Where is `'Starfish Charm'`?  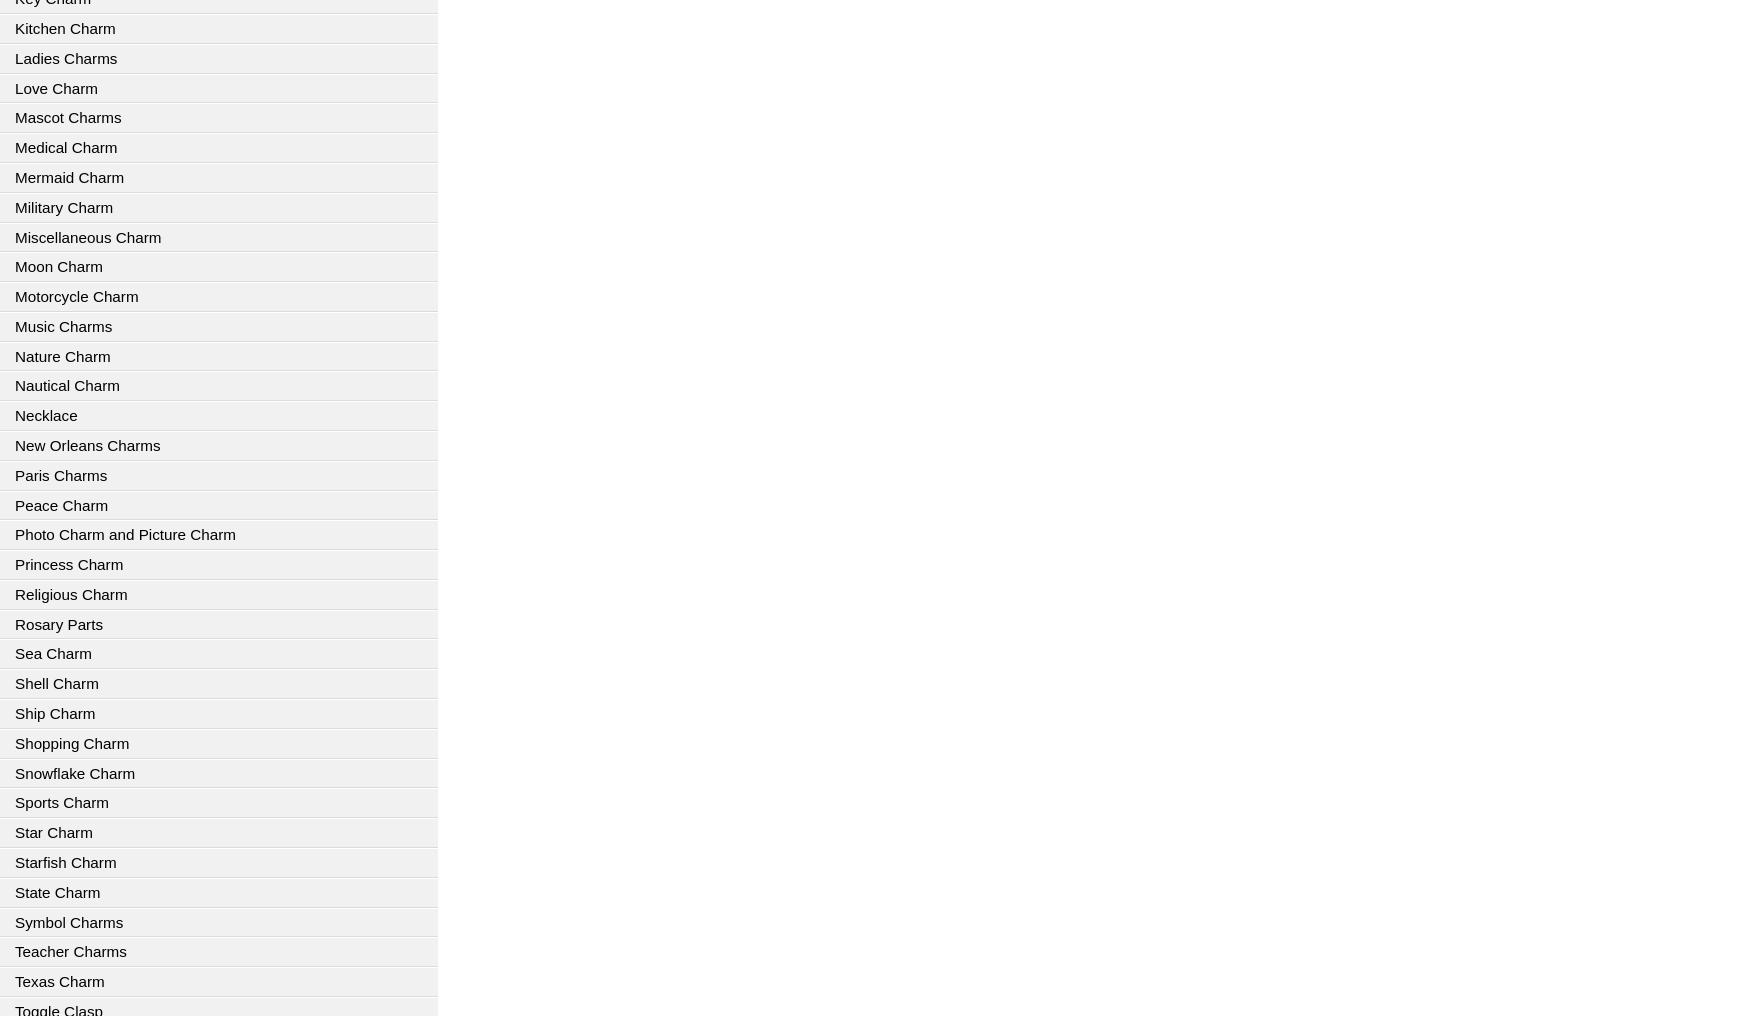
'Starfish Charm' is located at coordinates (65, 861).